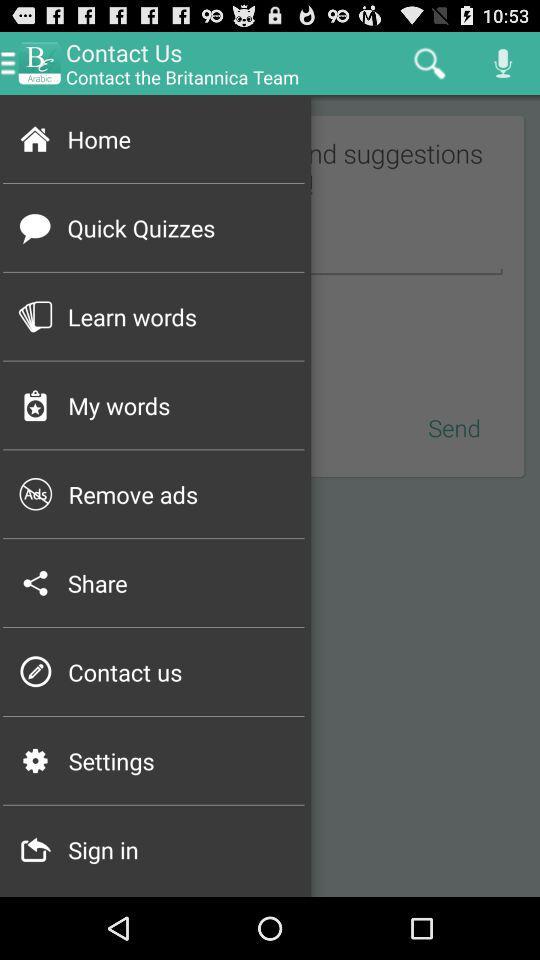 This screenshot has height=960, width=540. I want to click on the mike icon at top right corner, so click(502, 63).